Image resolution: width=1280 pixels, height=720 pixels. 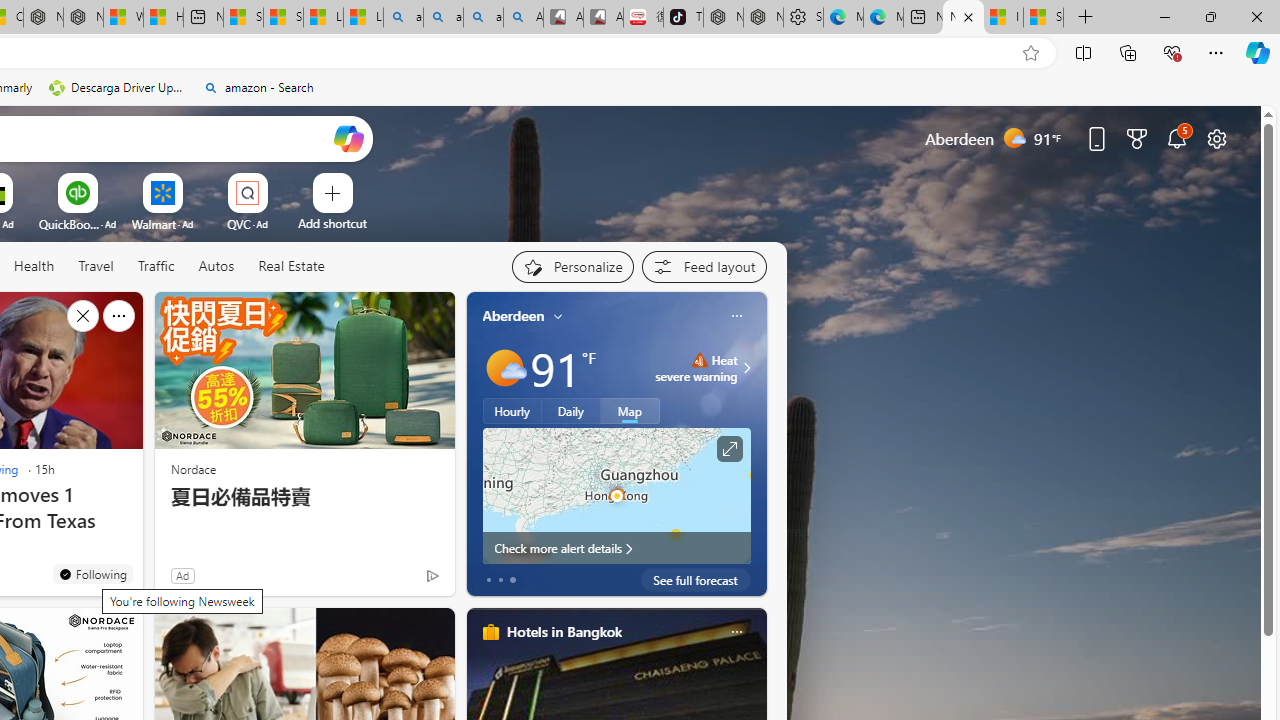 What do you see at coordinates (490, 632) in the screenshot?
I see `'hotels-header-icon'` at bounding box center [490, 632].